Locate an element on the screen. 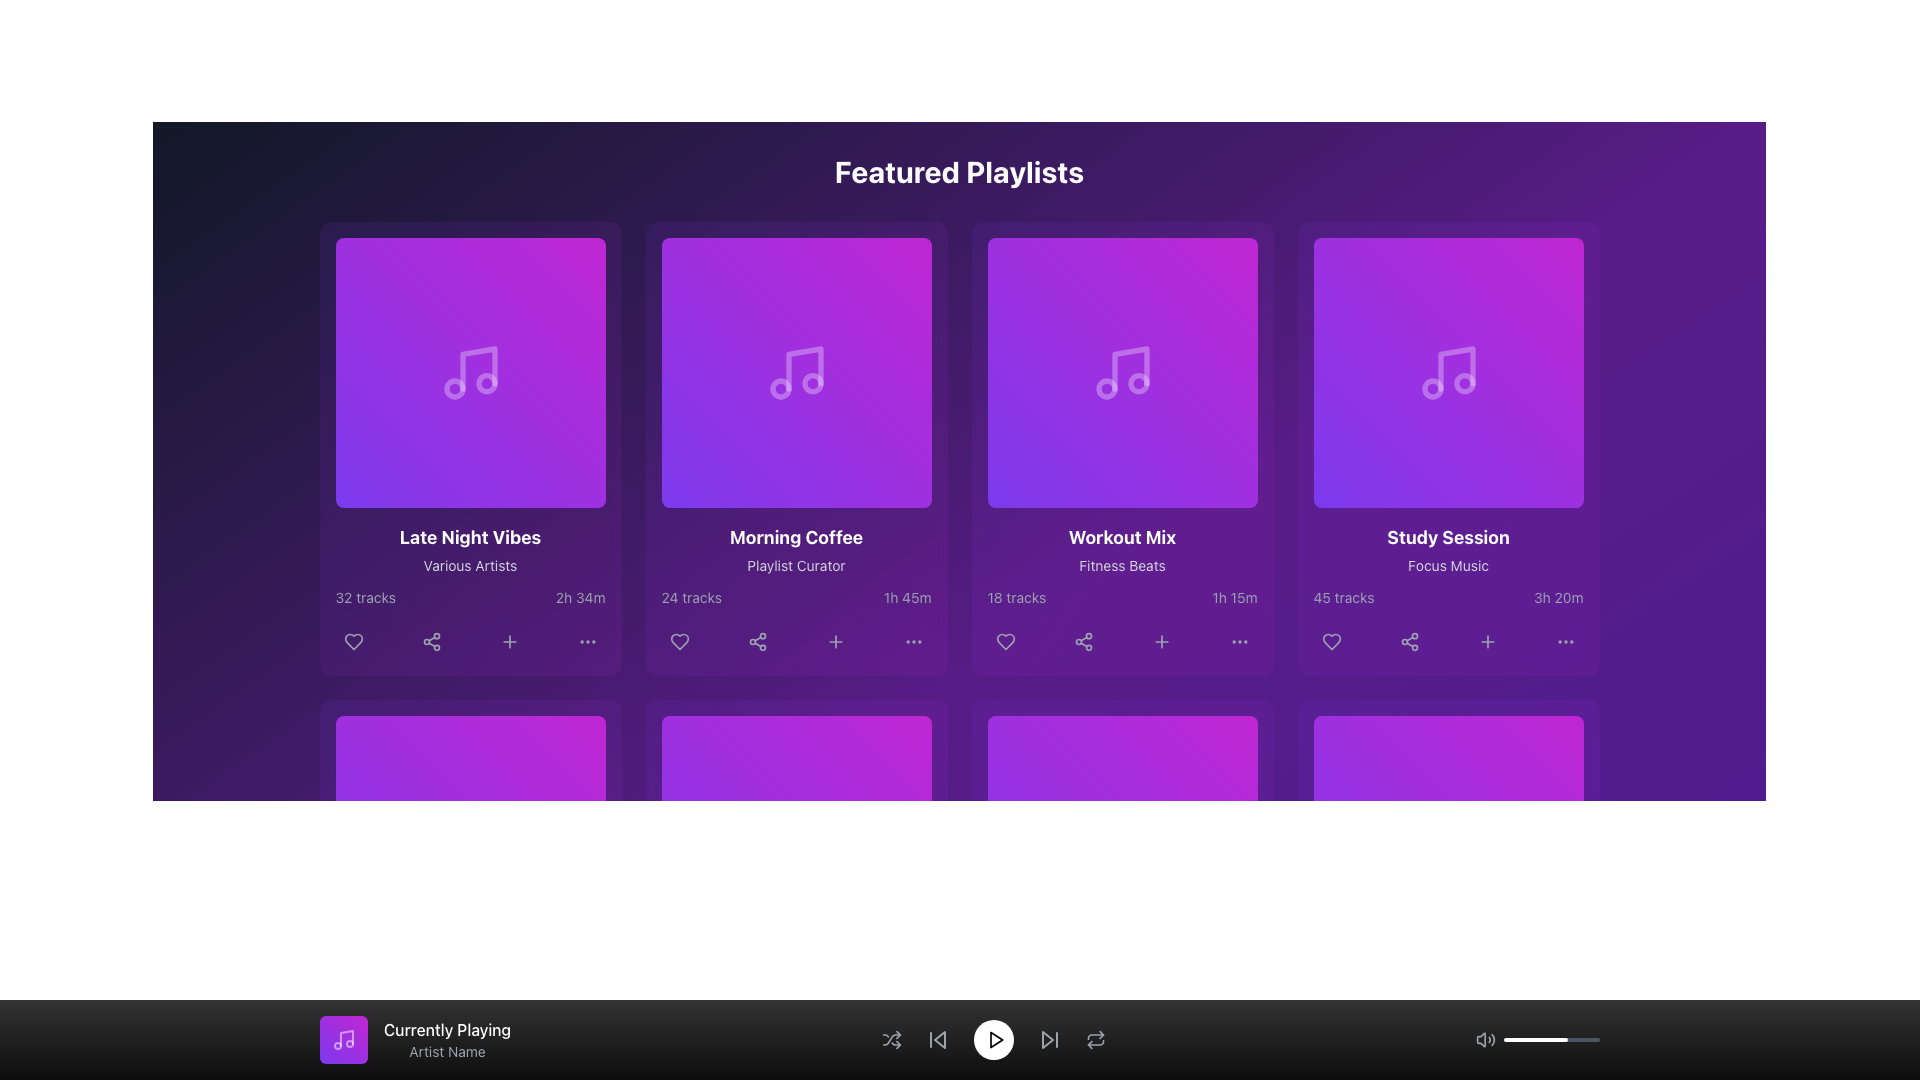 The height and width of the screenshot is (1080, 1920). text label displaying '24 tracks' located under the 'Morning Coffee' playlist card, which is rendered in white on a dark purple background is located at coordinates (691, 596).